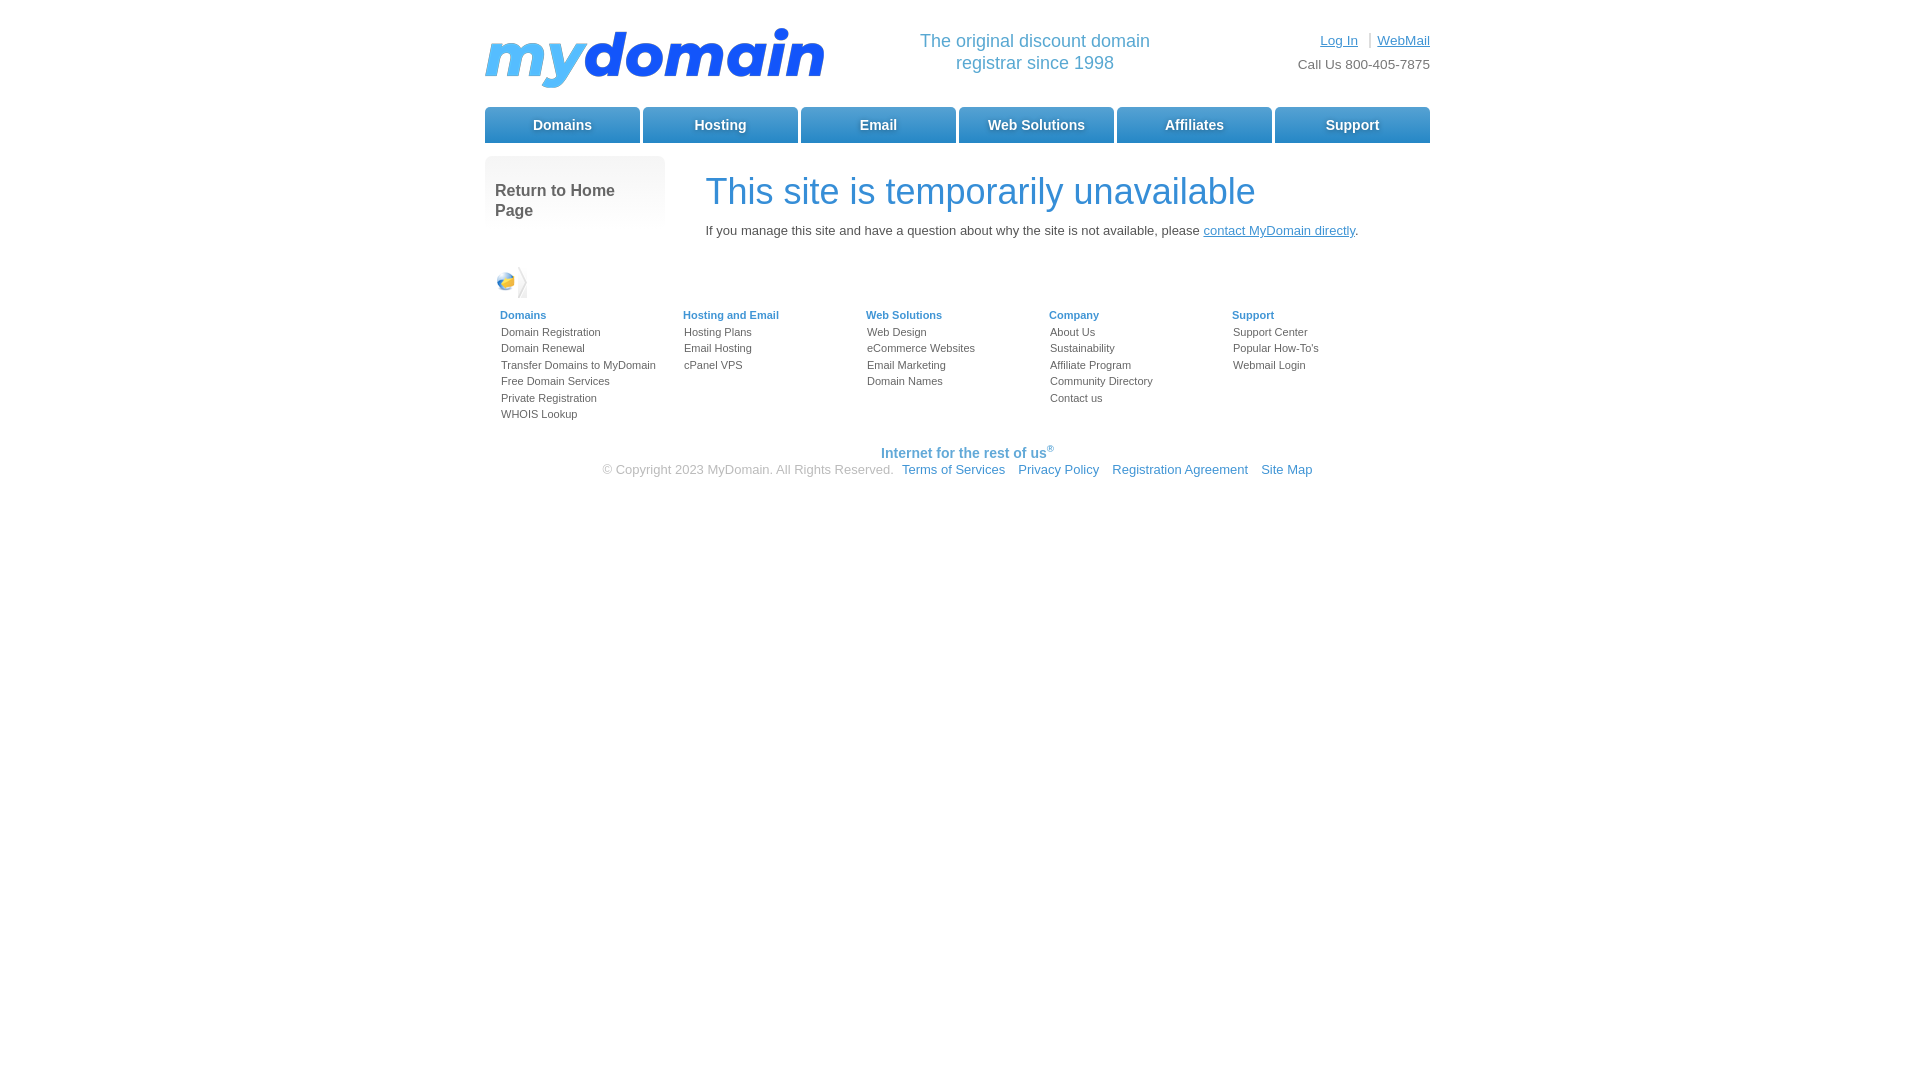 The image size is (1920, 1080). What do you see at coordinates (920, 346) in the screenshot?
I see `'eCommerce Websites'` at bounding box center [920, 346].